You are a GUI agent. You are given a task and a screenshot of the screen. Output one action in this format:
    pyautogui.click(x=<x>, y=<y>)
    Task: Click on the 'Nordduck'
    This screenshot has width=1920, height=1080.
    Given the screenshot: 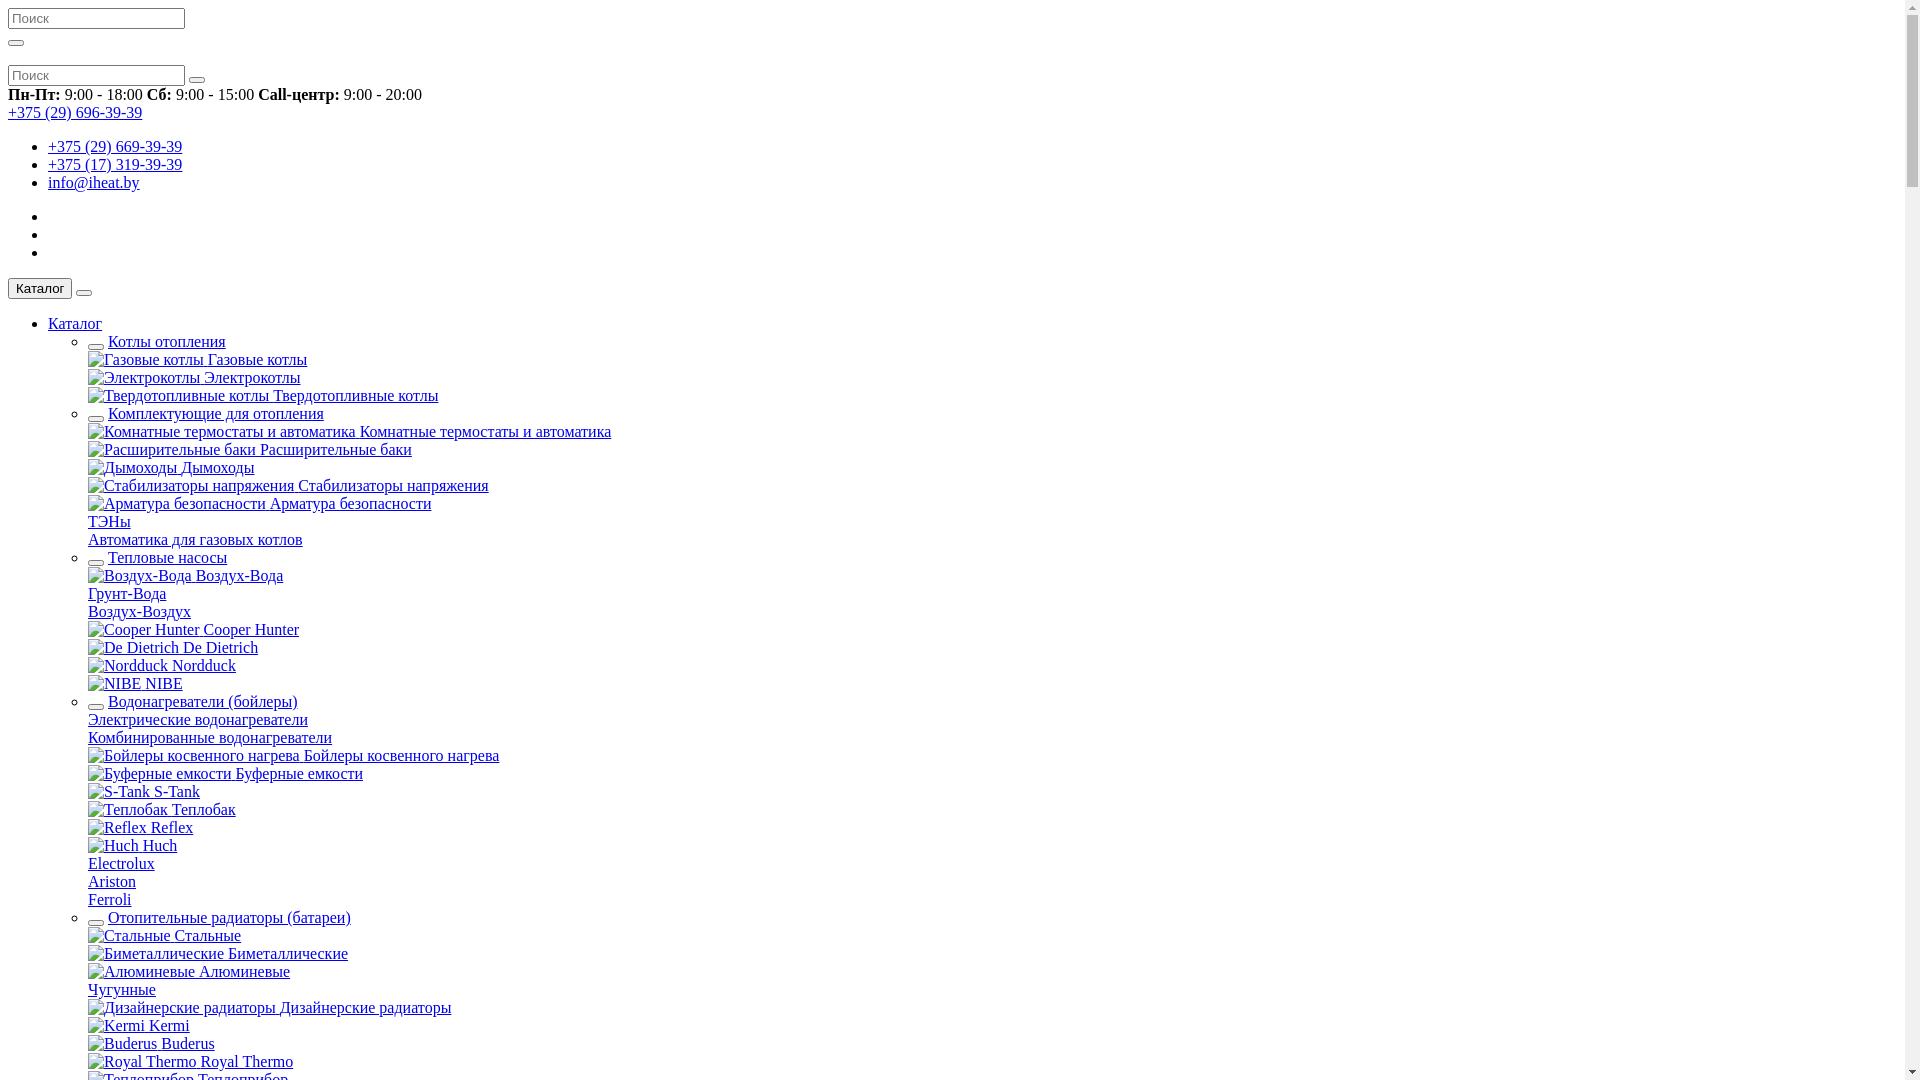 What is the action you would take?
    pyautogui.click(x=86, y=665)
    